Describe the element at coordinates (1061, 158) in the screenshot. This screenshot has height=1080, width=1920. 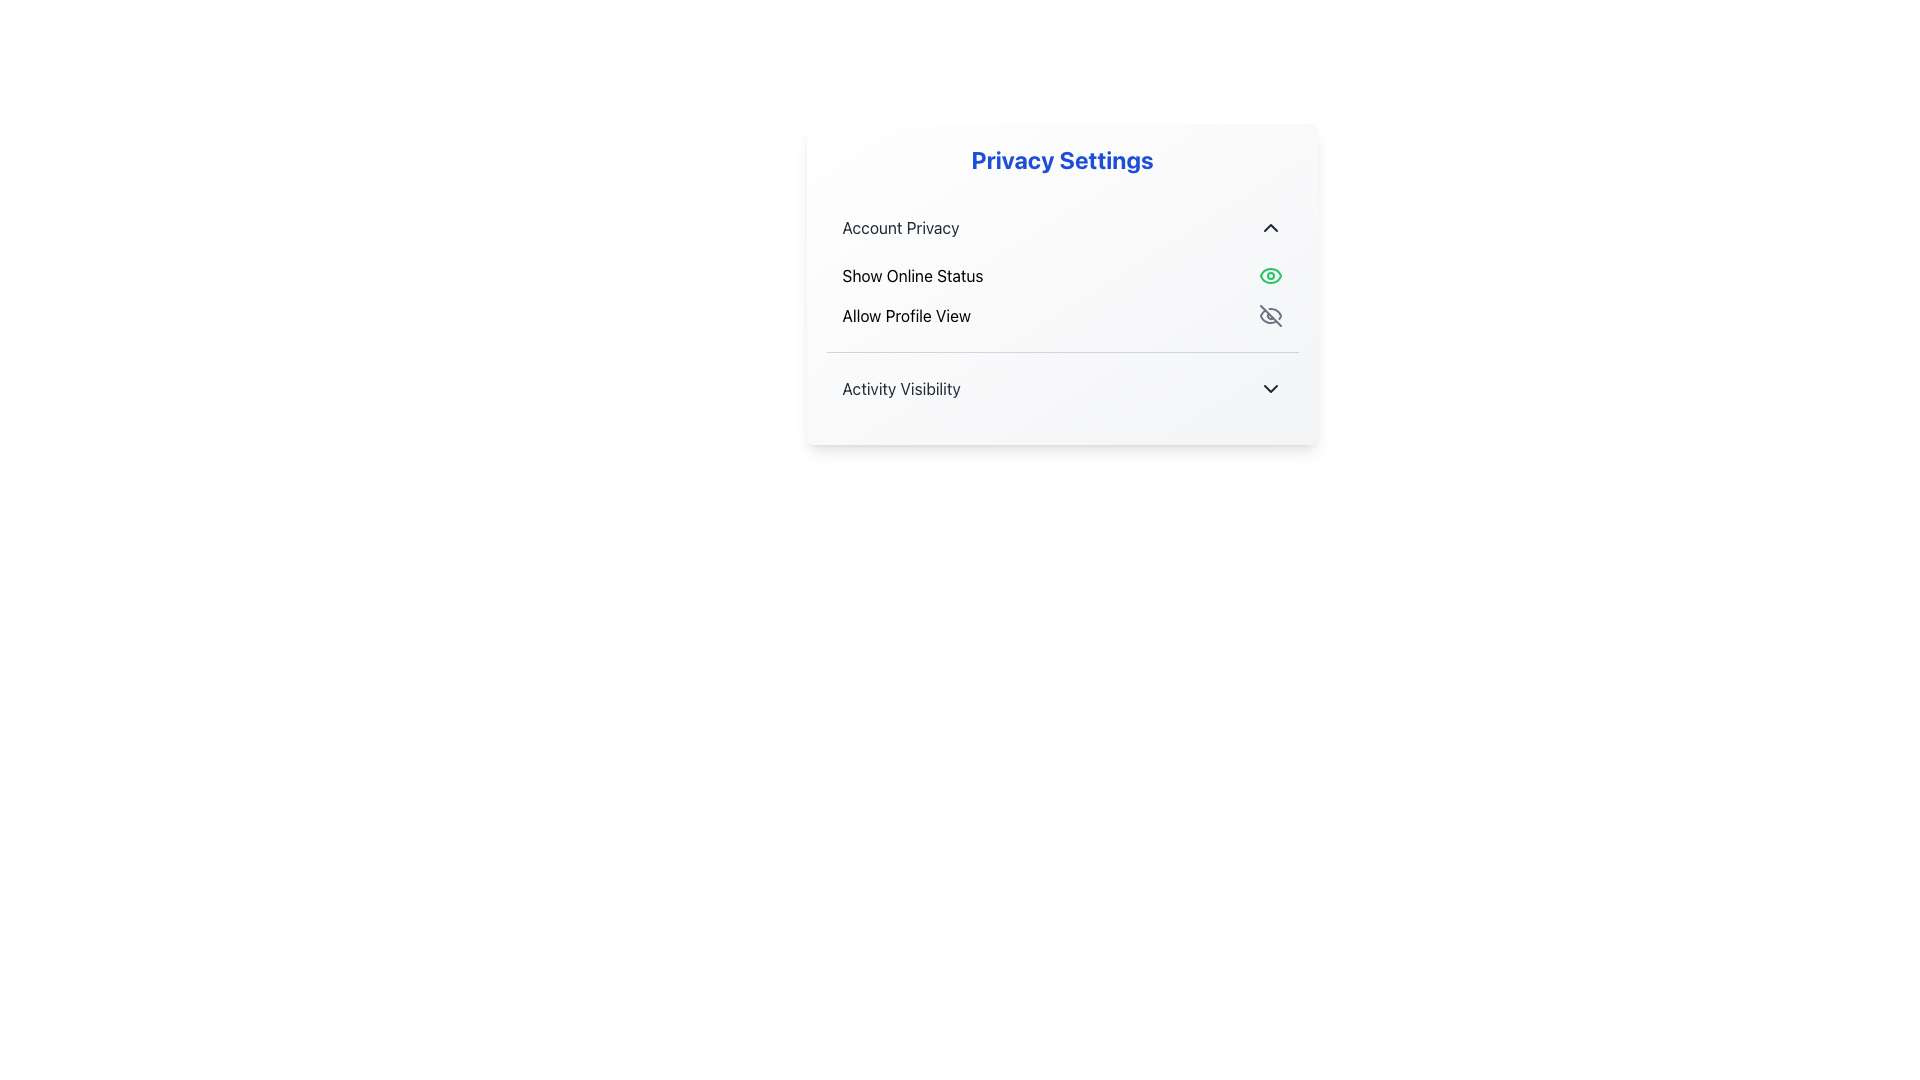
I see `the 'Privacy Settings' text label, which is a prominent header in a card-like section with a blue color and bold large font` at that location.